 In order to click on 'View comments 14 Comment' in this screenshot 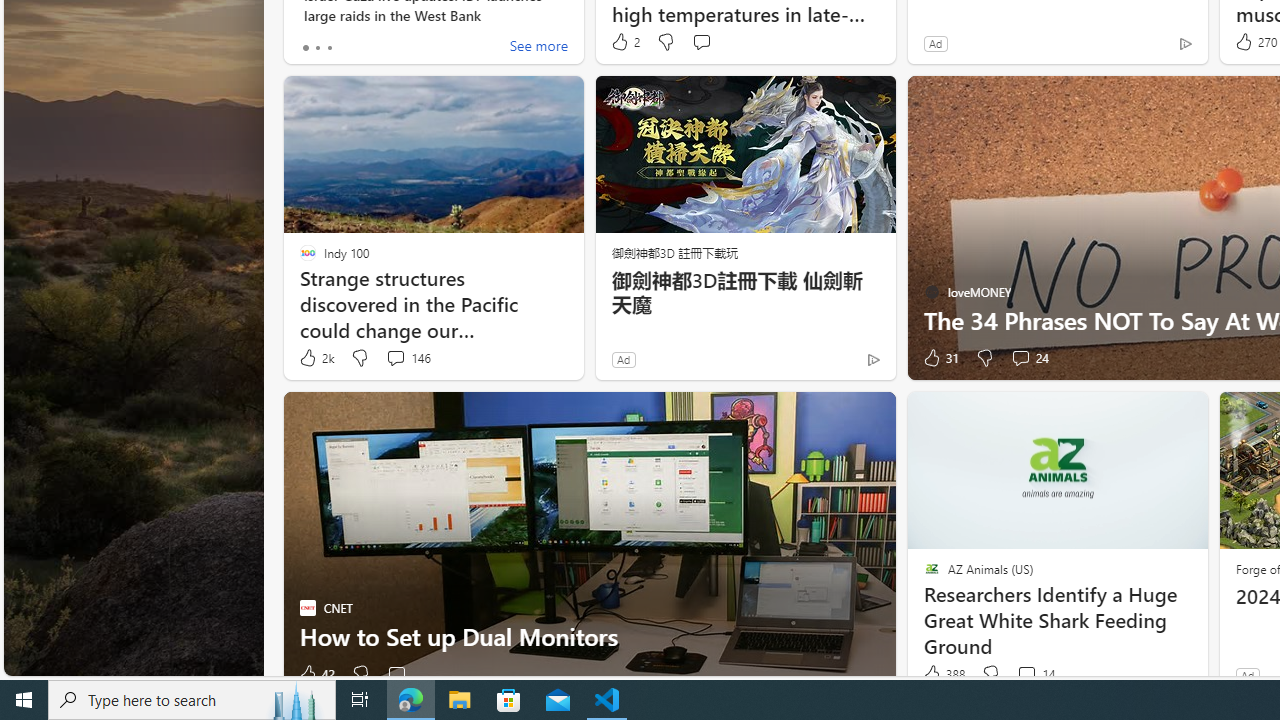, I will do `click(1026, 673)`.